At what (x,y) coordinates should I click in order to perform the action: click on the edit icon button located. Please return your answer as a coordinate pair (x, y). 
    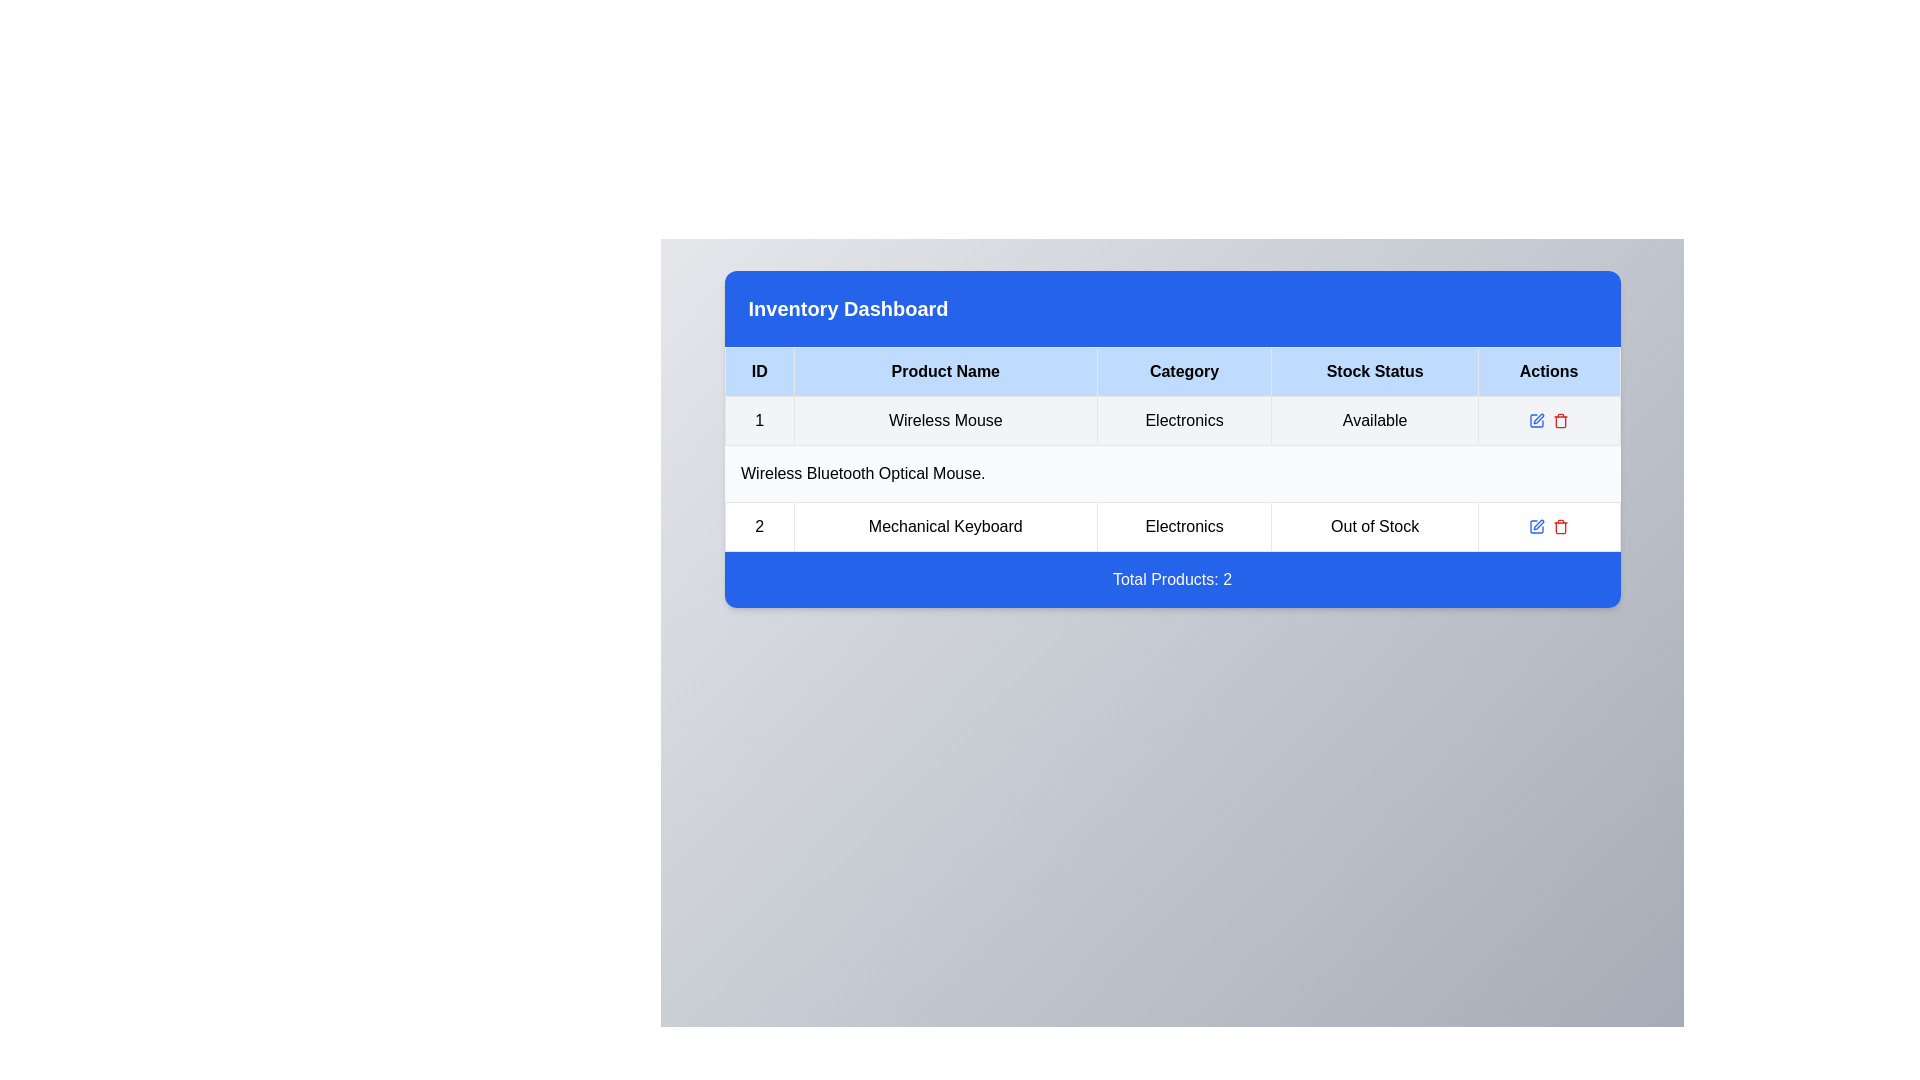
    Looking at the image, I should click on (1538, 523).